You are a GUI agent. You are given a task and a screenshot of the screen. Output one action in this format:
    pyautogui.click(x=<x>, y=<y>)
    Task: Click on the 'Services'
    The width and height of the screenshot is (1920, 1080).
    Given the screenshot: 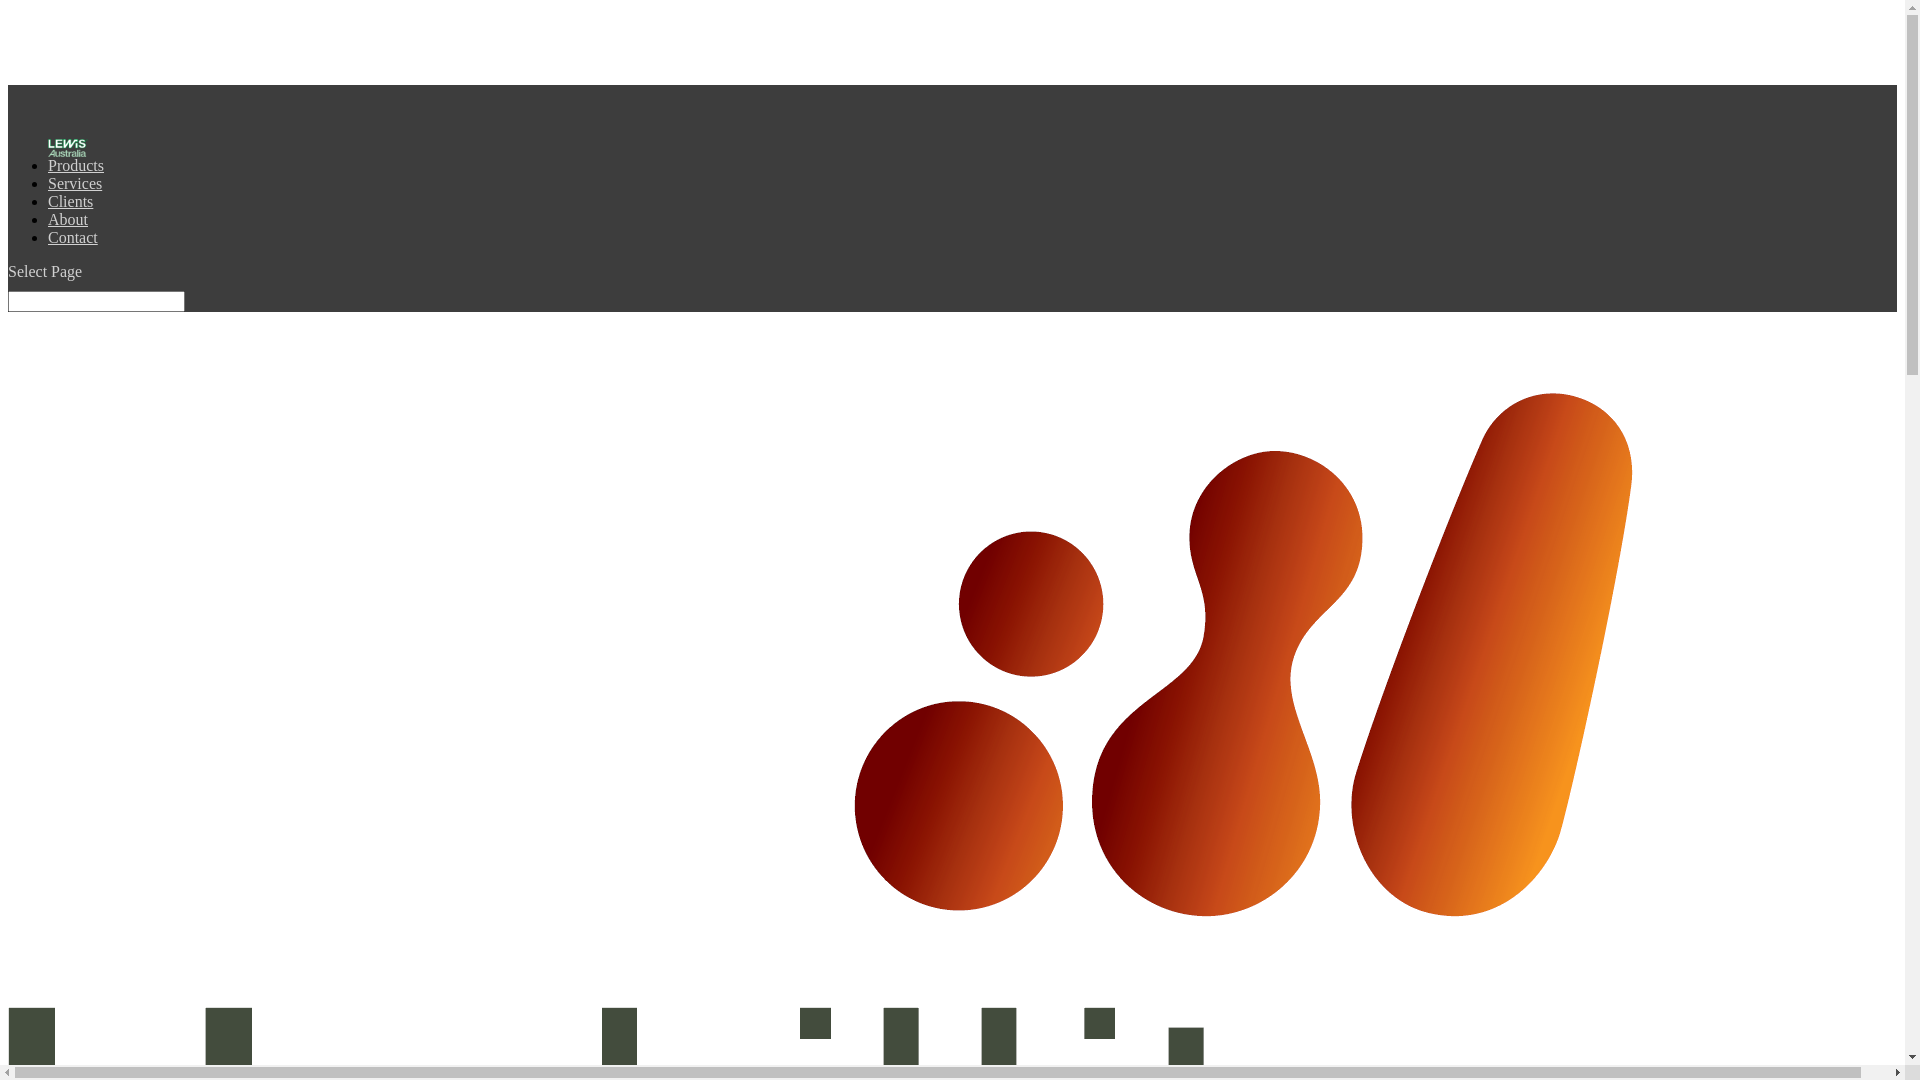 What is the action you would take?
    pyautogui.click(x=75, y=195)
    